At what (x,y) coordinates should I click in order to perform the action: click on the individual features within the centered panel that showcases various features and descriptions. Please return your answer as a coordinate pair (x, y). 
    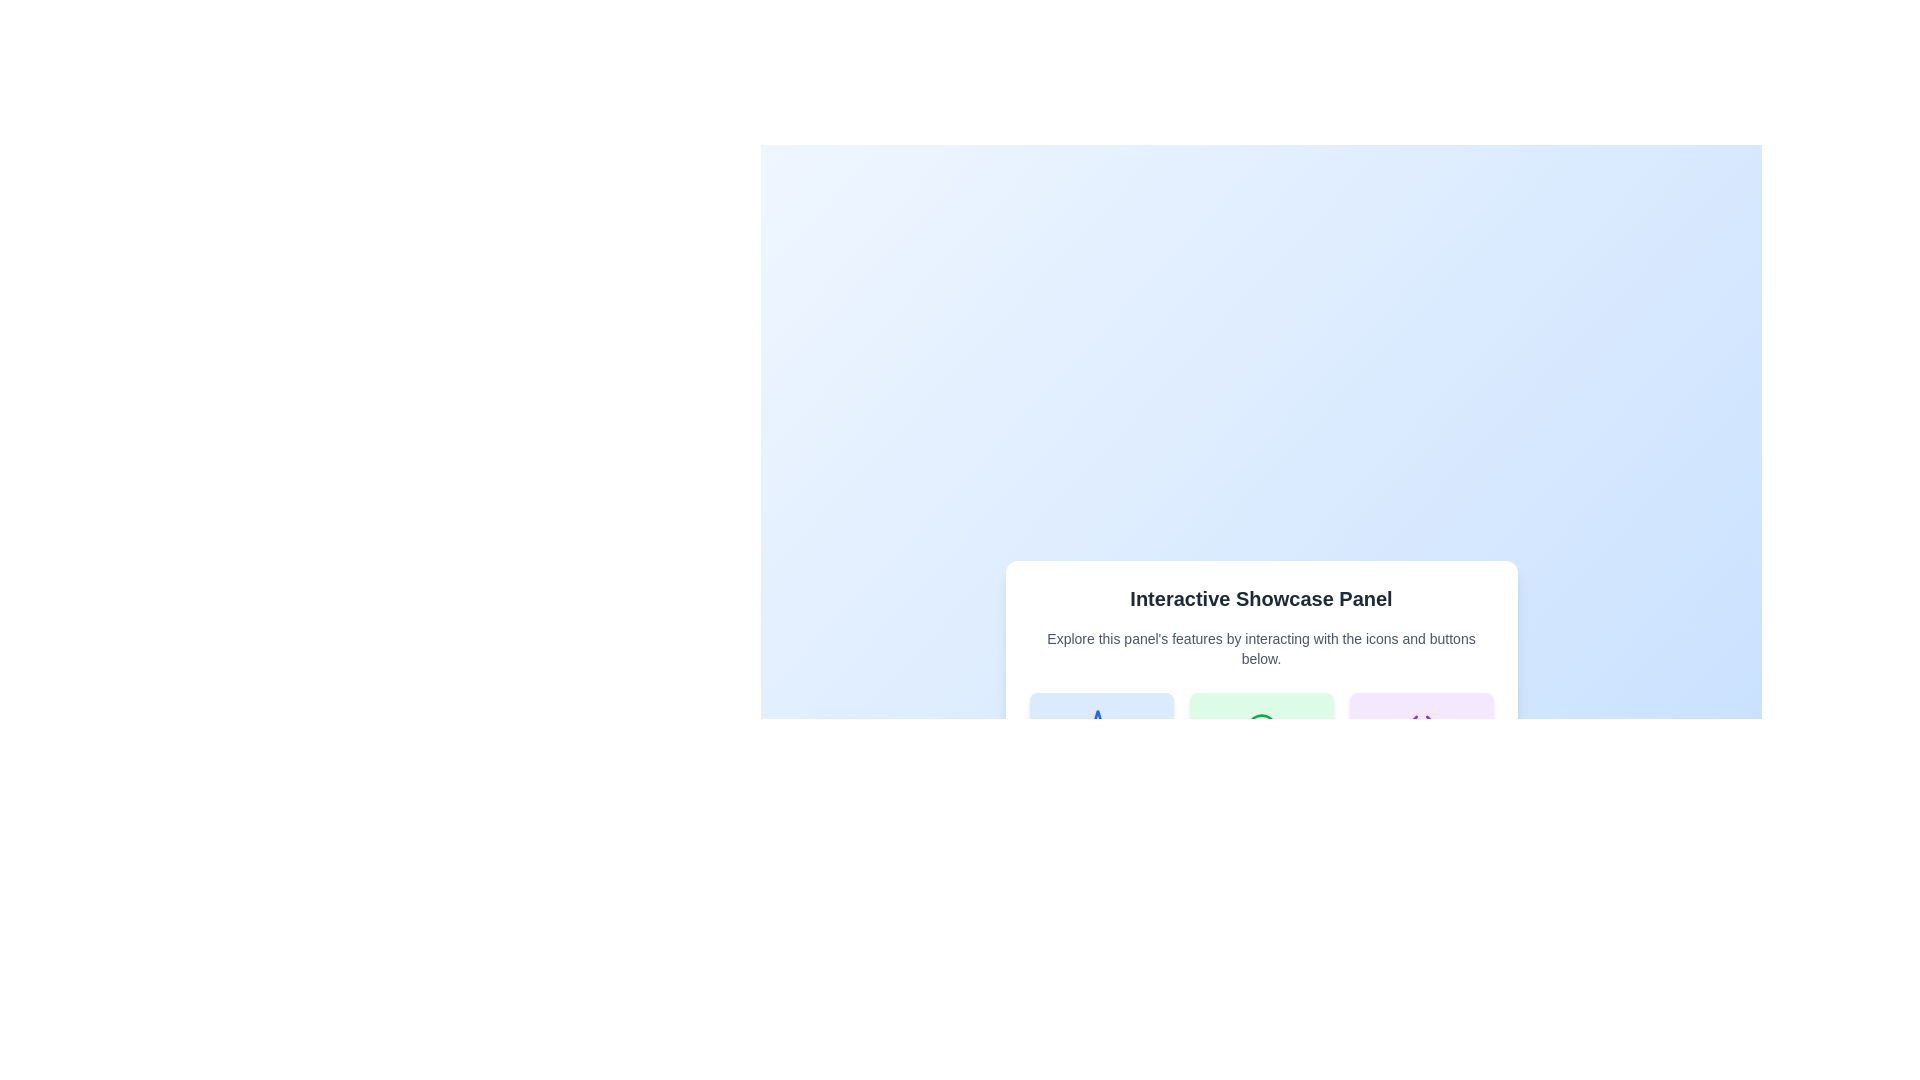
    Looking at the image, I should click on (1260, 684).